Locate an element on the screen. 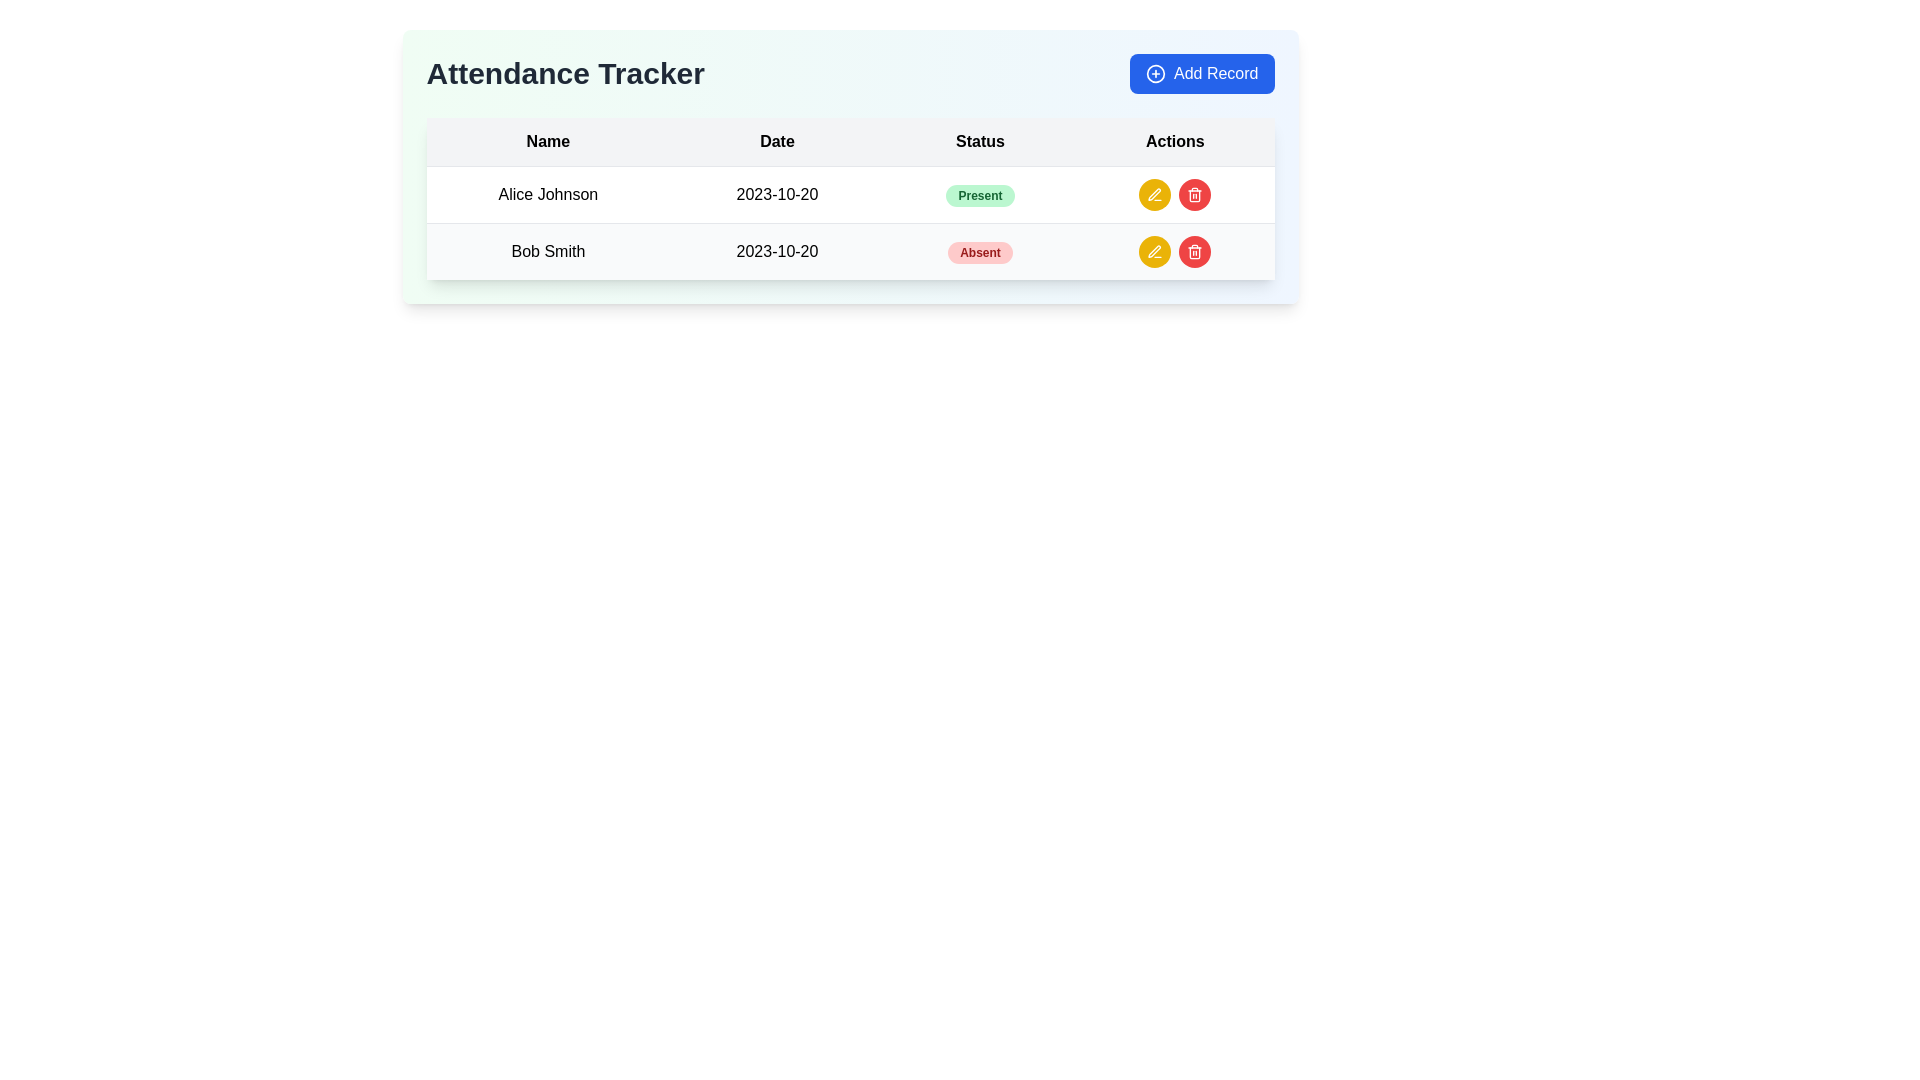 The width and height of the screenshot is (1920, 1080). the button located at the top-right part of the interface, under the title 'Attendance Tracker' is located at coordinates (1201, 72).